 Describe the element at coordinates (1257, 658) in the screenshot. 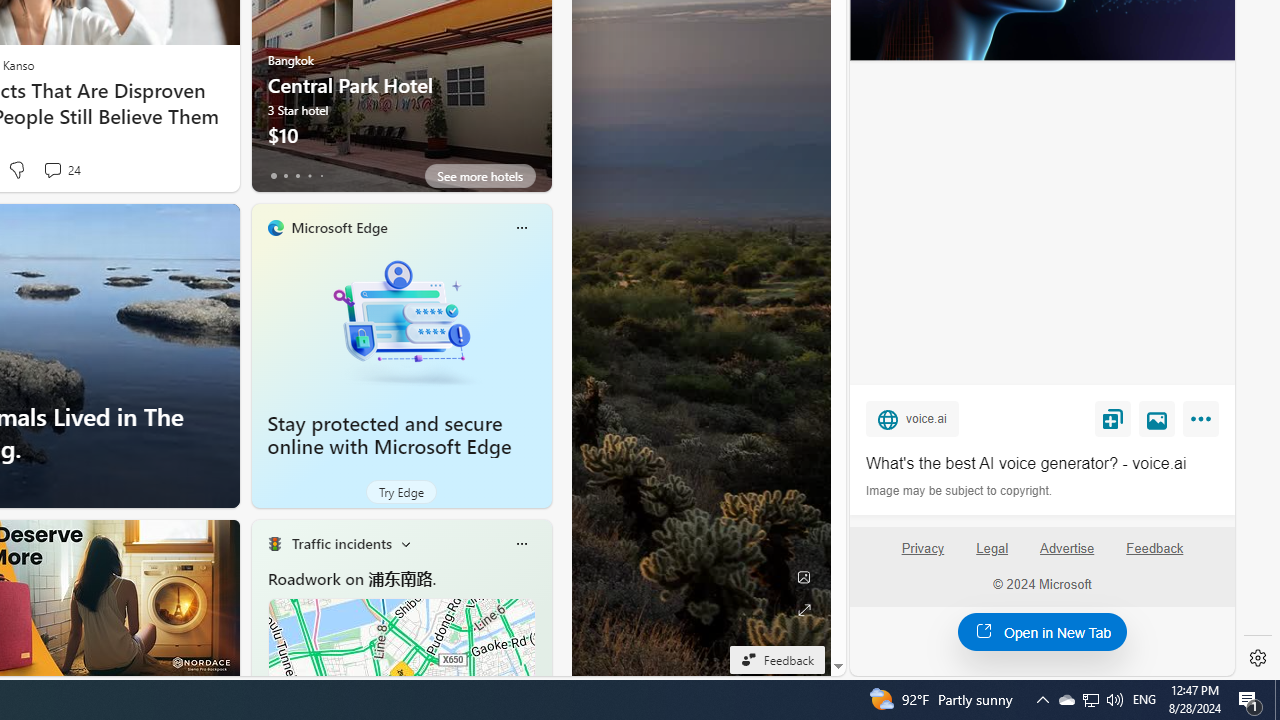

I see `'Settings'` at that location.